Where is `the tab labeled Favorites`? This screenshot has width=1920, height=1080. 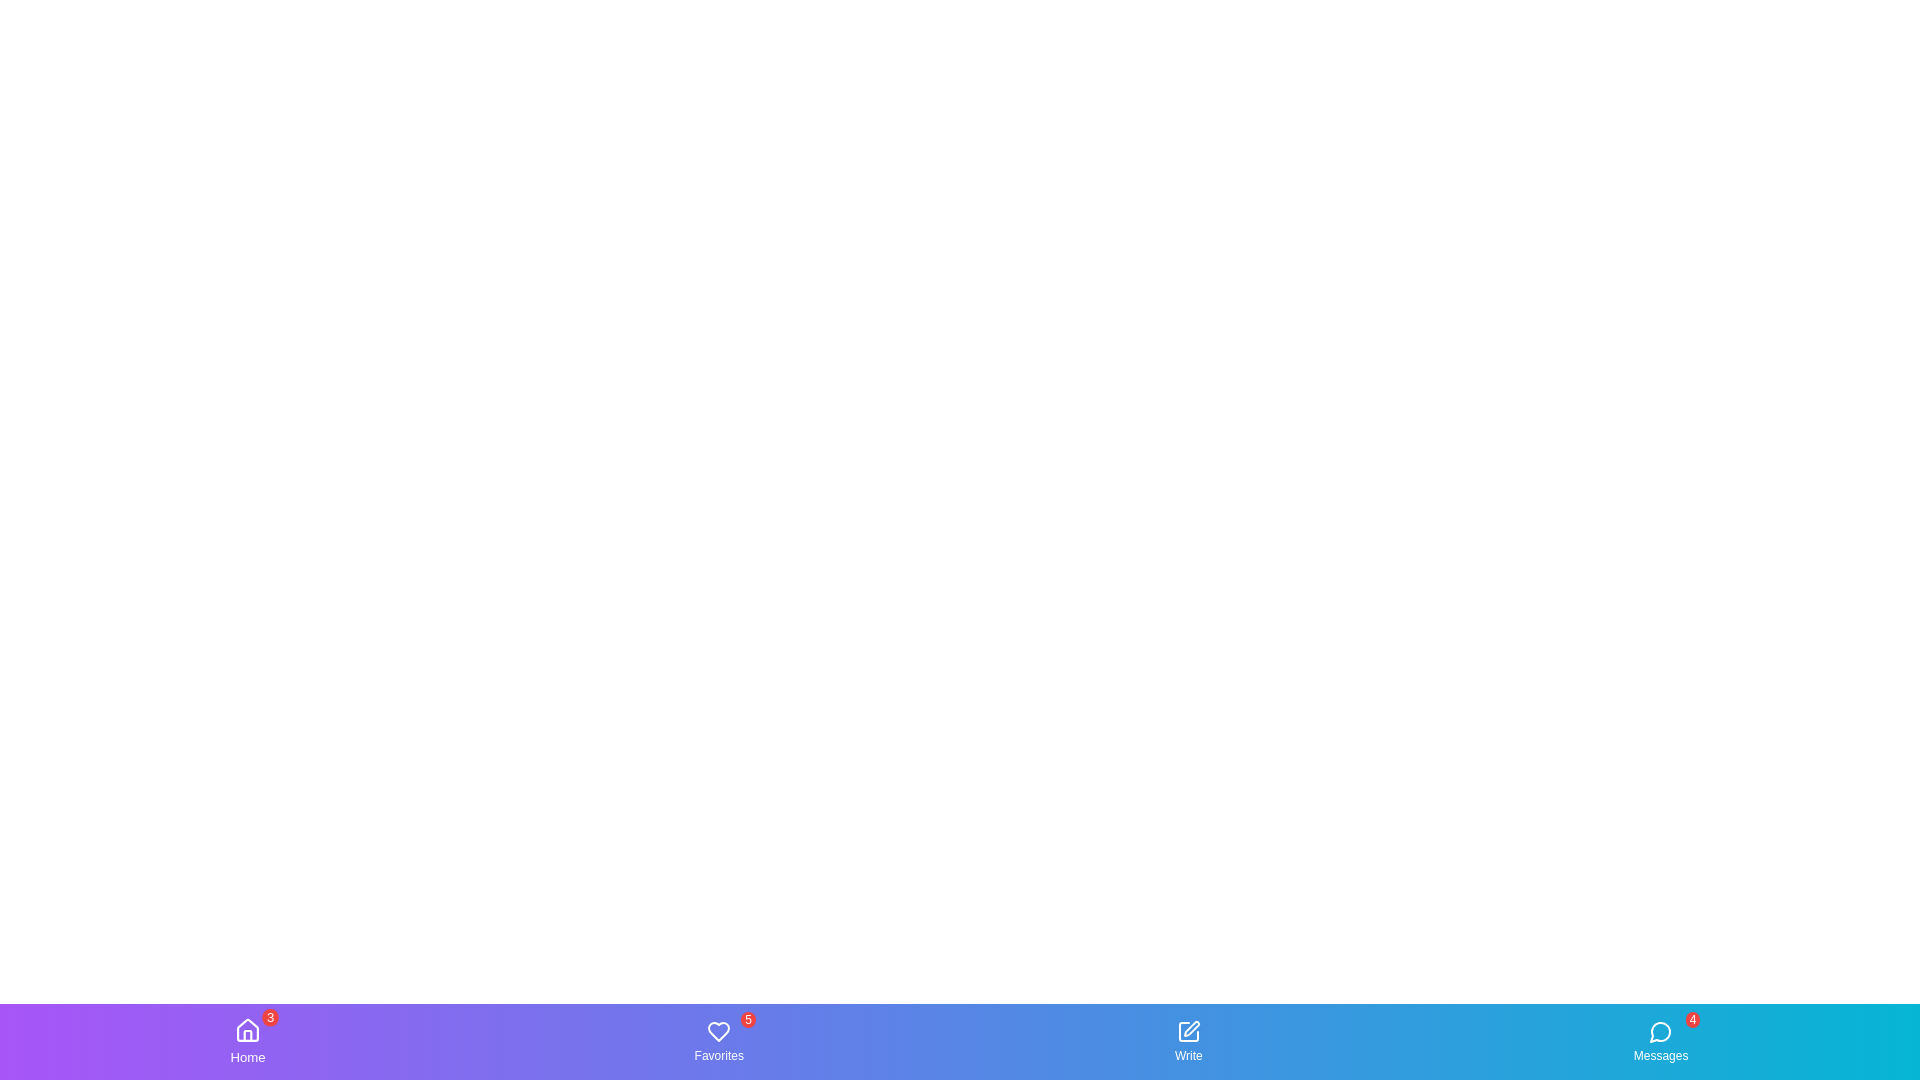
the tab labeled Favorites is located at coordinates (719, 1040).